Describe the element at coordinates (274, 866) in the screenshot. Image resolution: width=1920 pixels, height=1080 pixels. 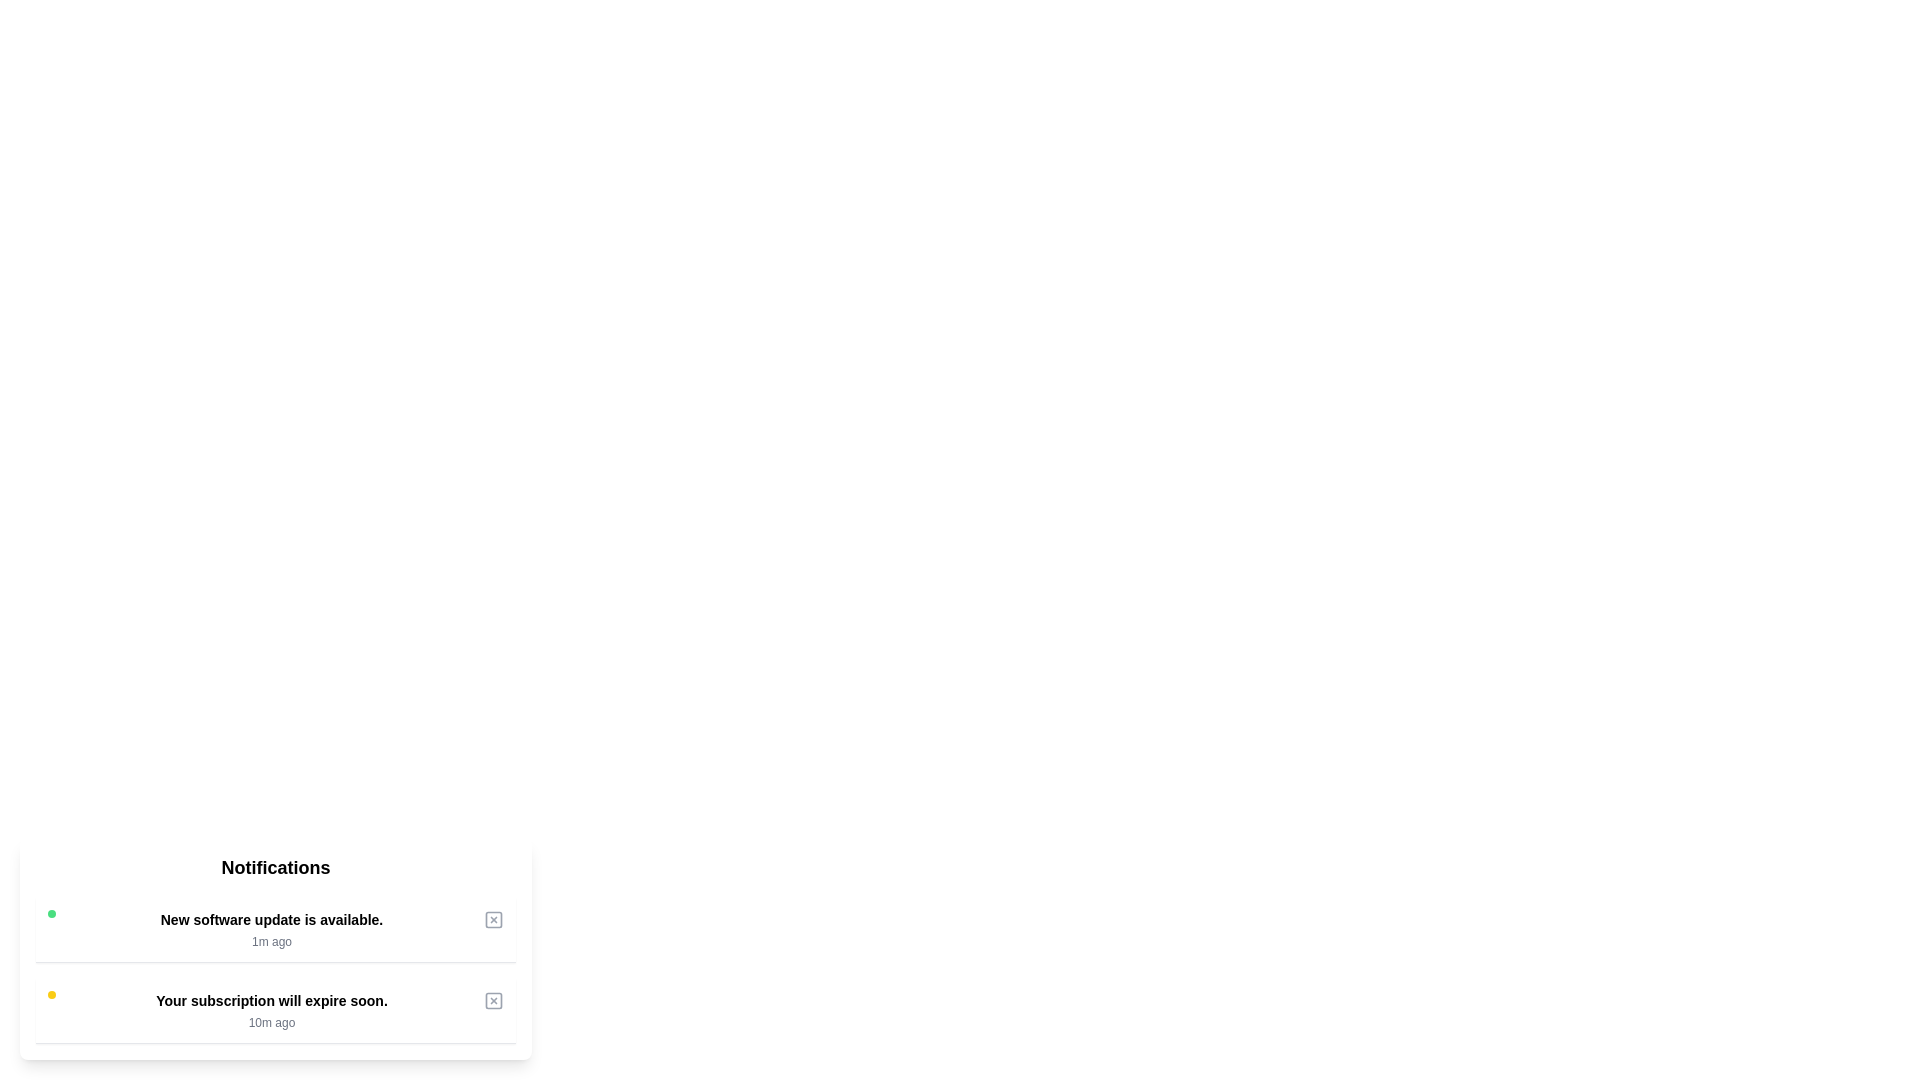
I see `the title text of the notifications section located at the top of the notification panel, which is fixed at the bottom center of the interface` at that location.